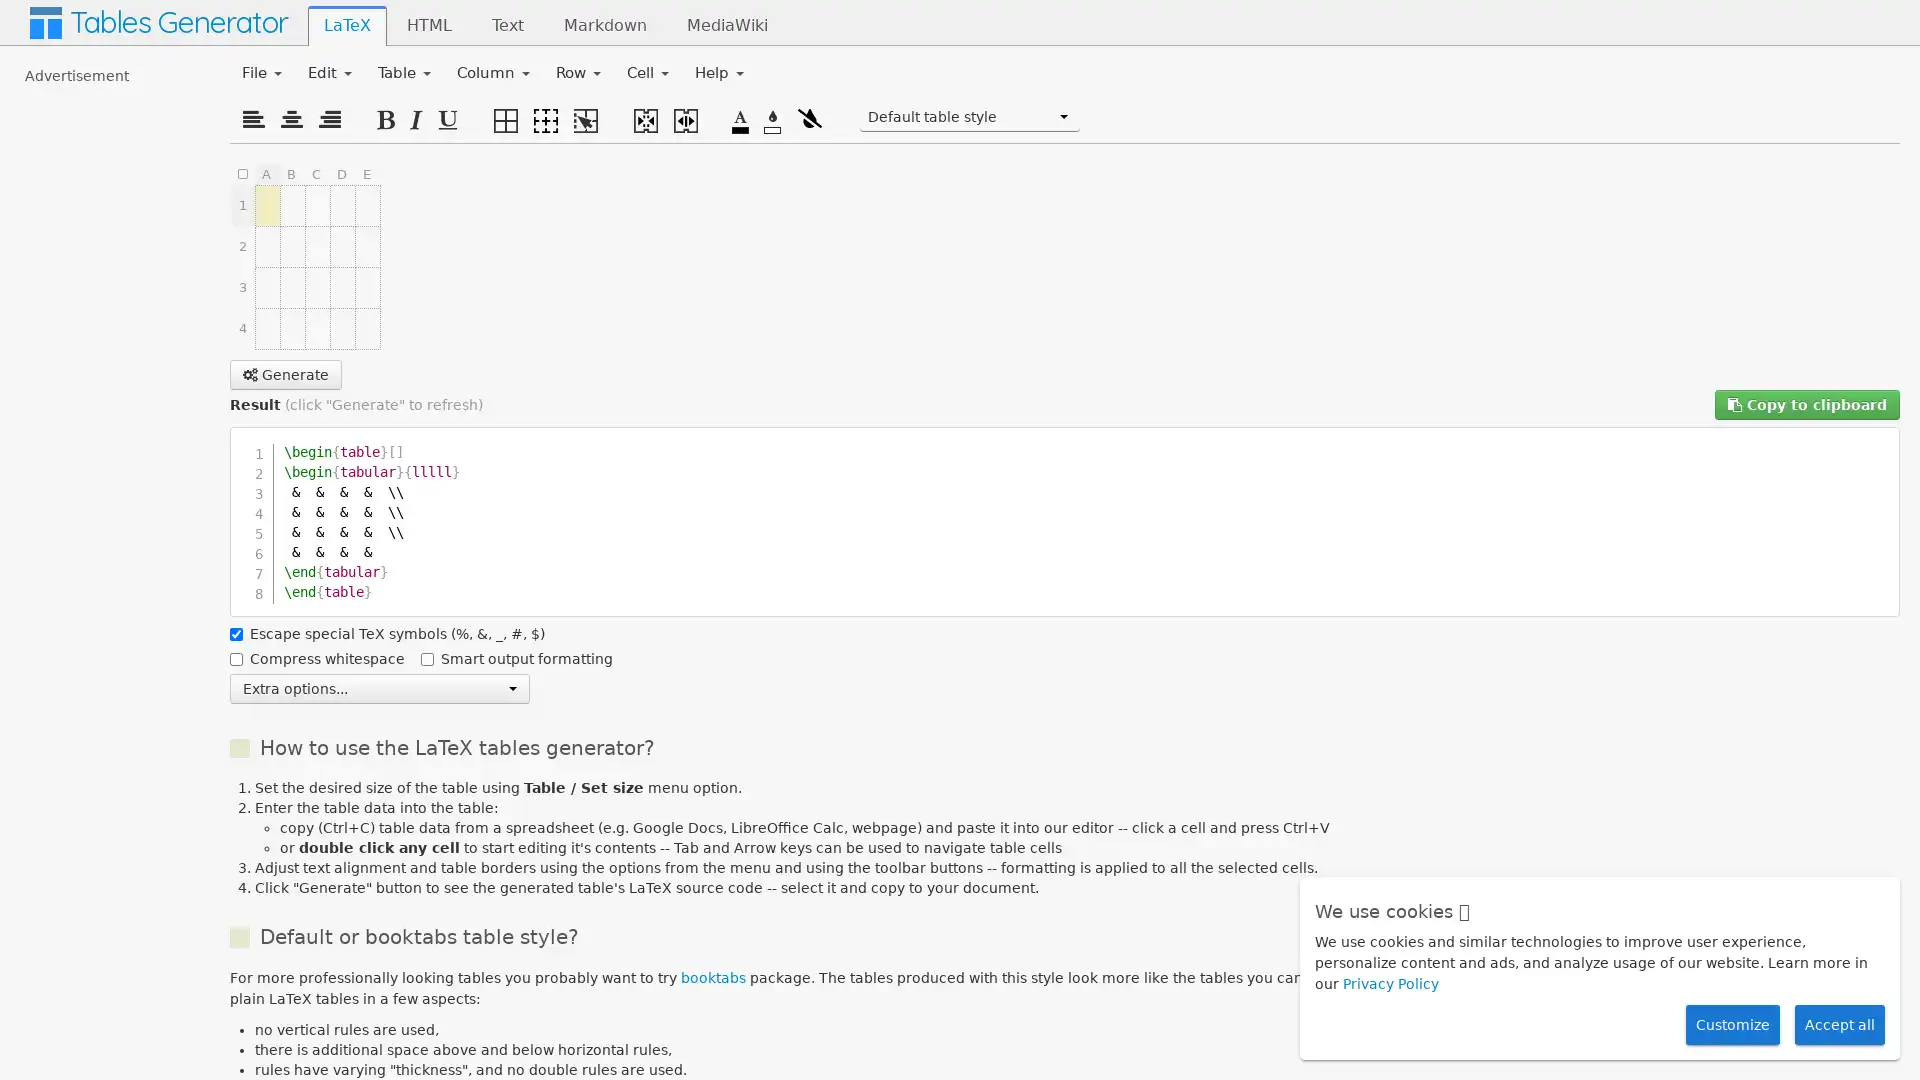  I want to click on Table, so click(403, 72).